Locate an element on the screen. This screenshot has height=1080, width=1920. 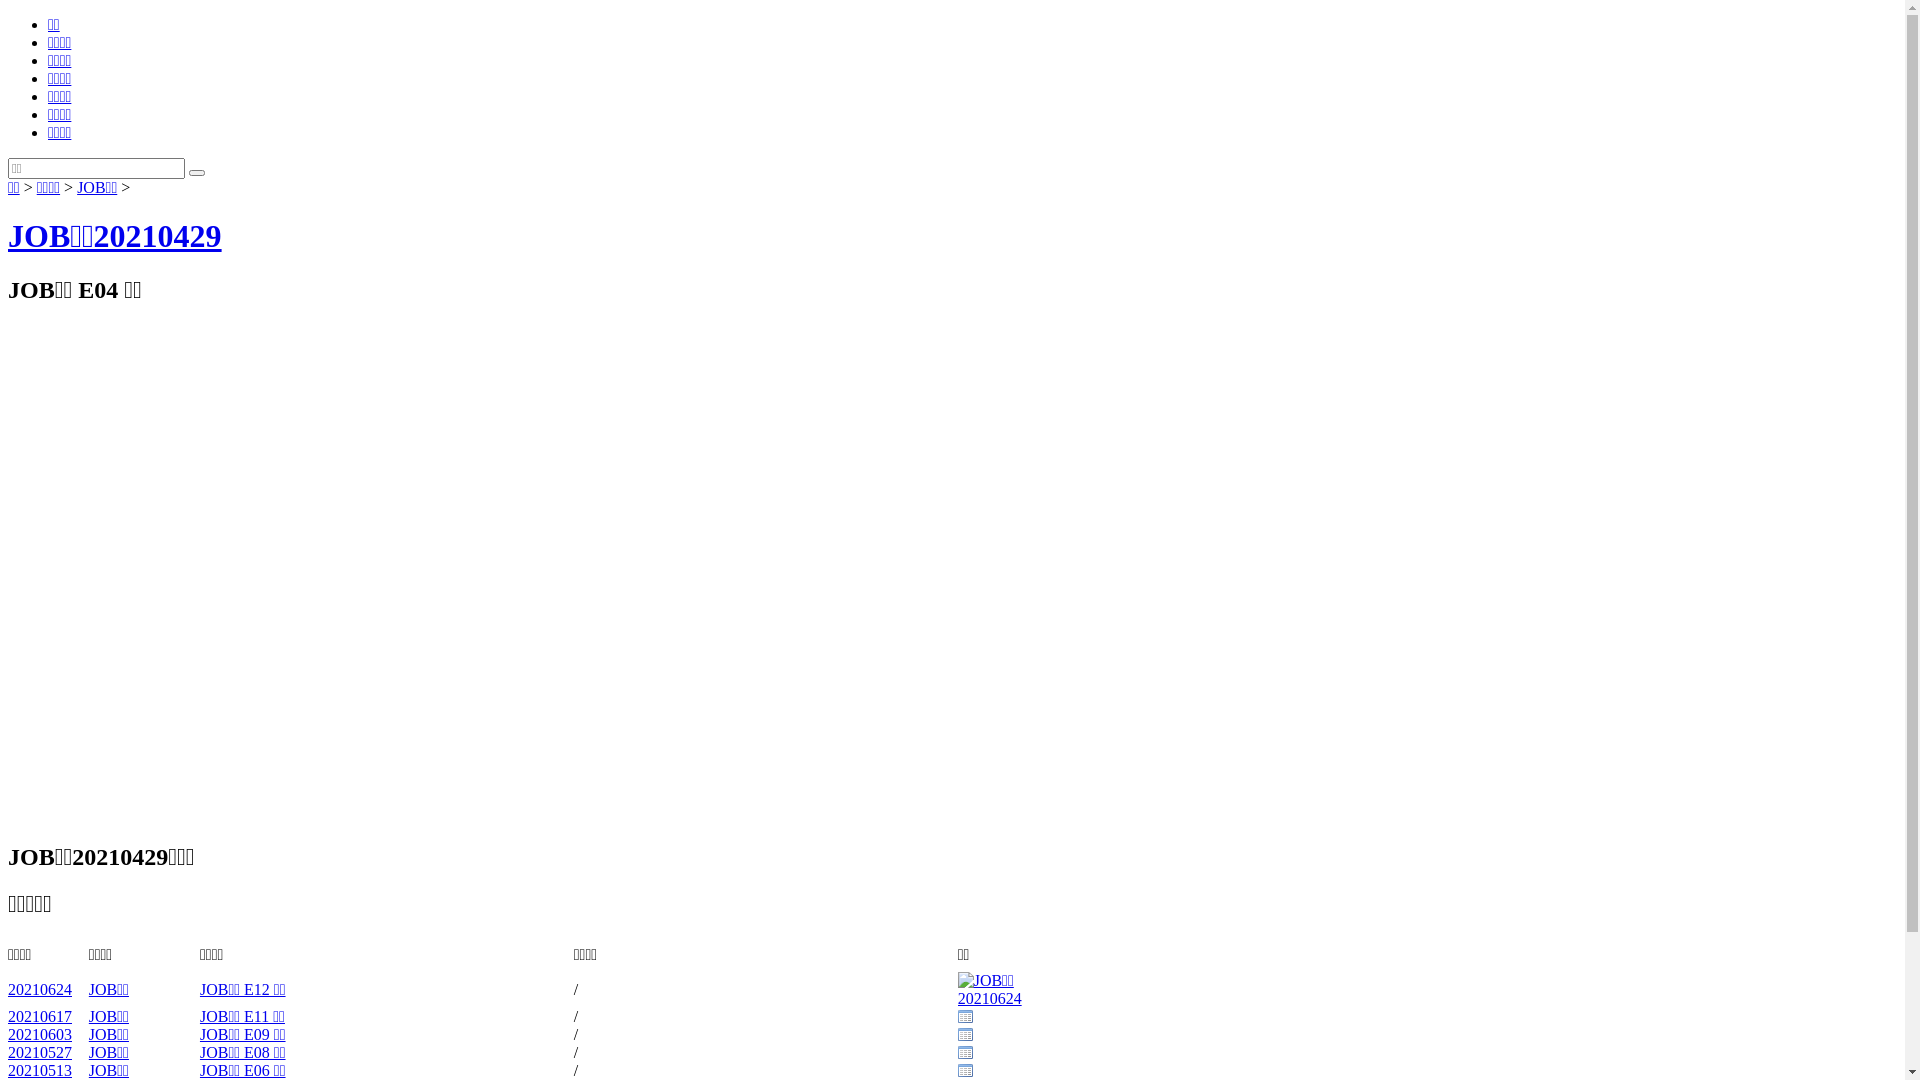
'/' is located at coordinates (575, 1051).